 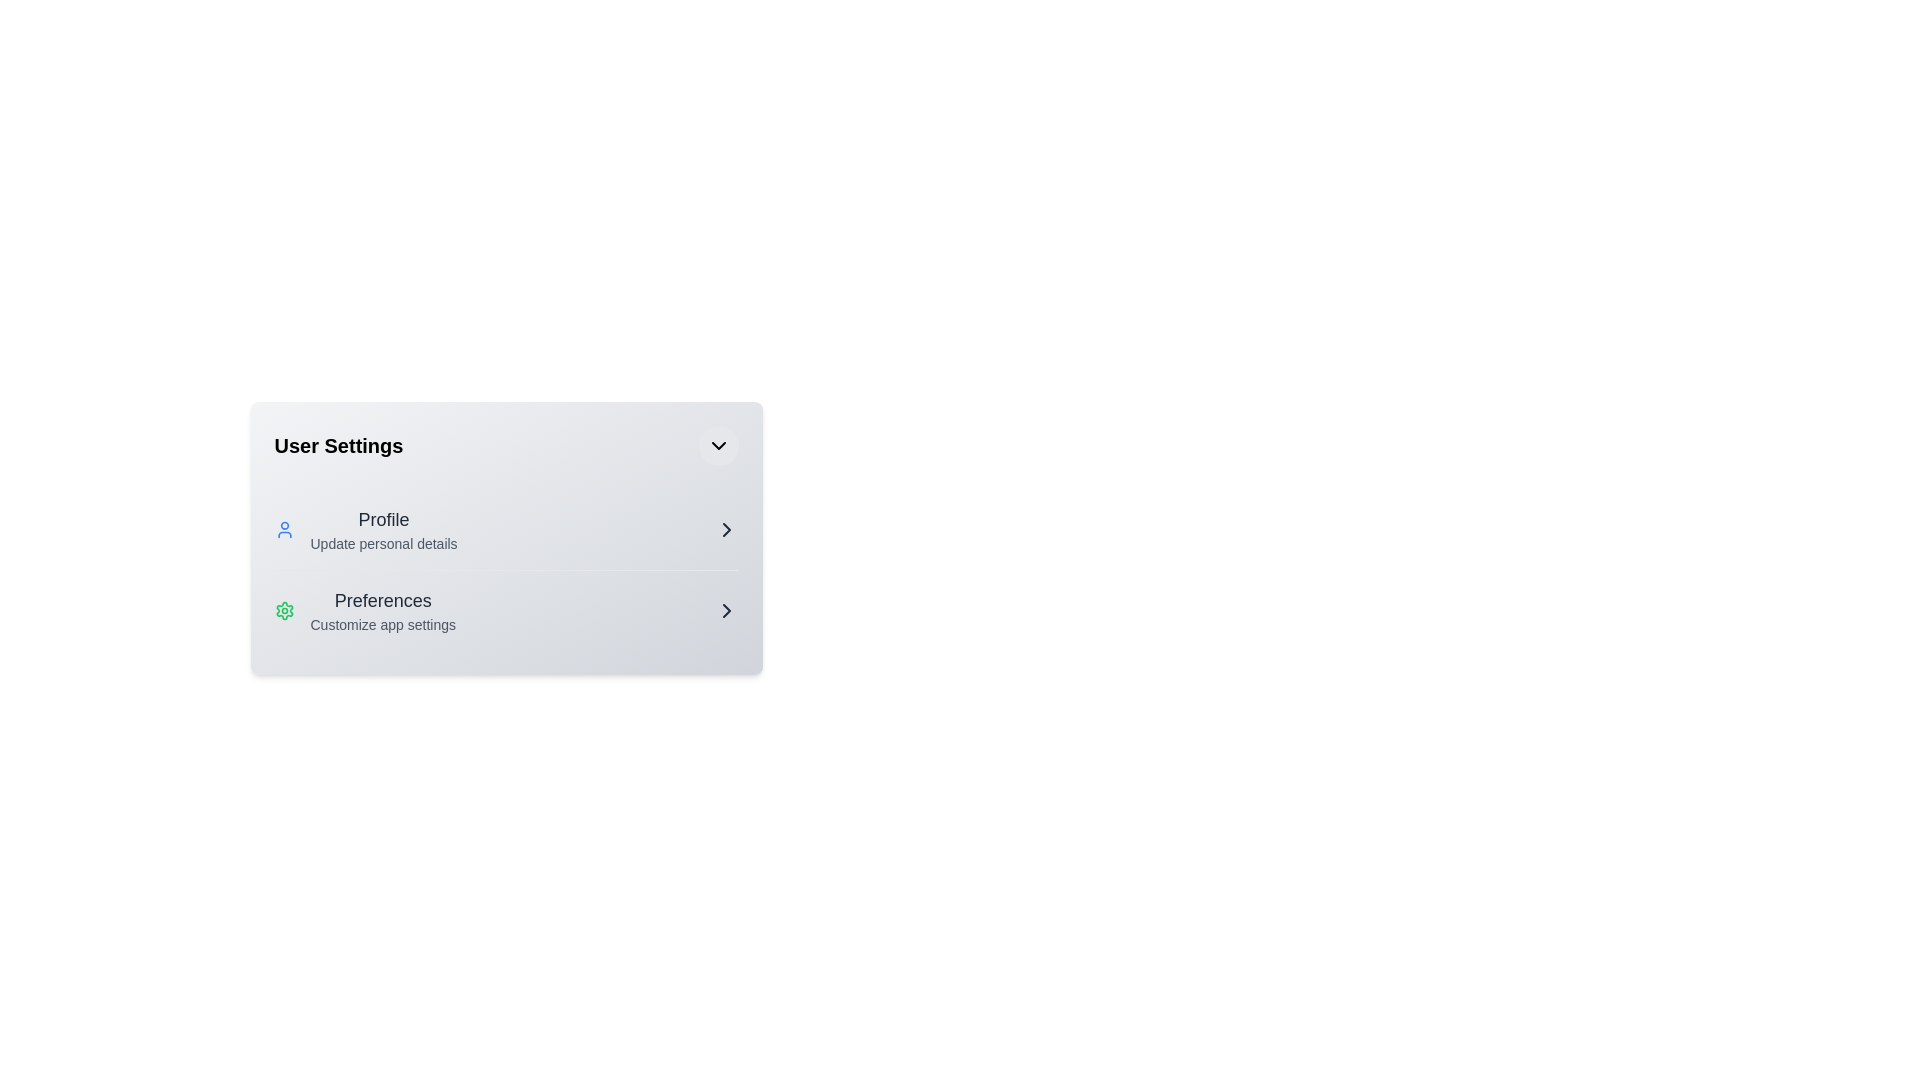 What do you see at coordinates (384, 543) in the screenshot?
I see `the static text label providing context for the 'Profile' option, located directly below the 'Profile' text in the settings list` at bounding box center [384, 543].